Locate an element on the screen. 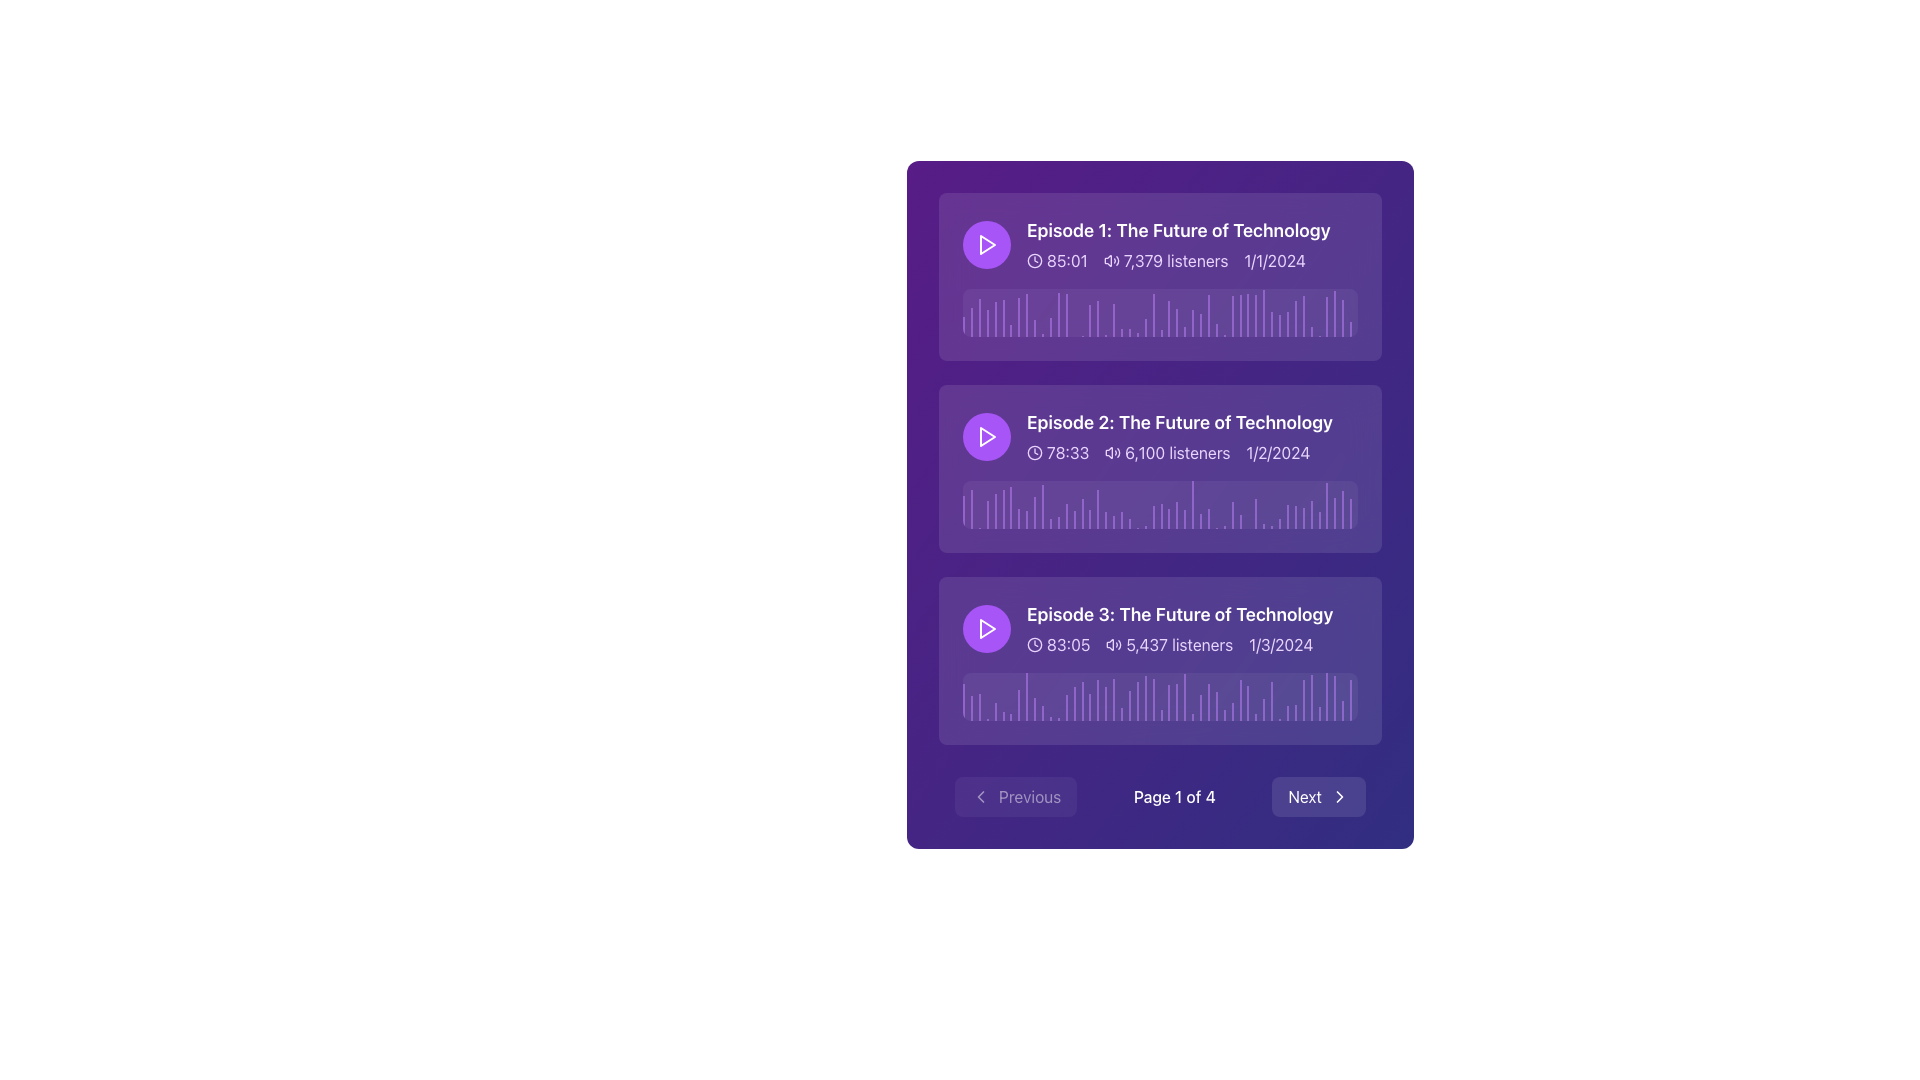 The width and height of the screenshot is (1920, 1080). the vertical thin purple line indicator that is part of the waveform component below 'Episode 3: The Future of Technology' is located at coordinates (1303, 699).